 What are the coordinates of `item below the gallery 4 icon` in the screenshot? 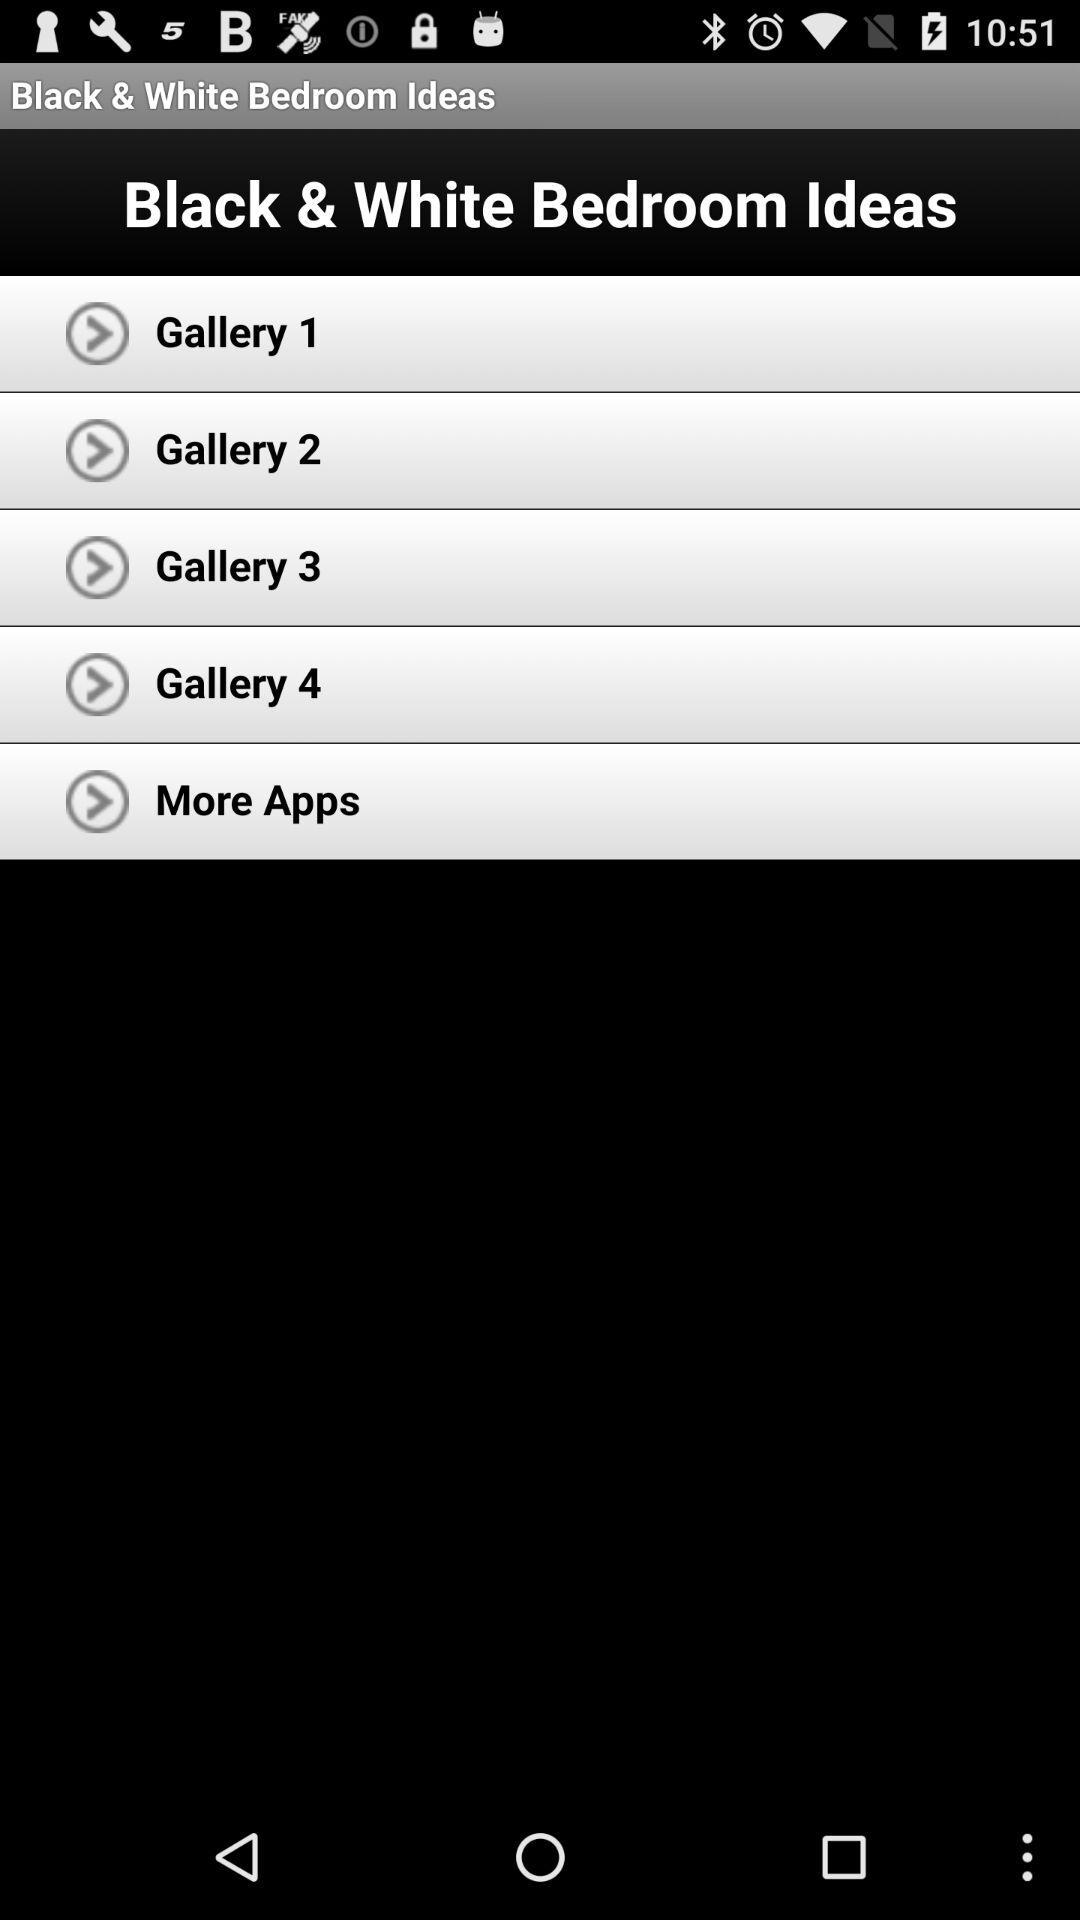 It's located at (257, 797).